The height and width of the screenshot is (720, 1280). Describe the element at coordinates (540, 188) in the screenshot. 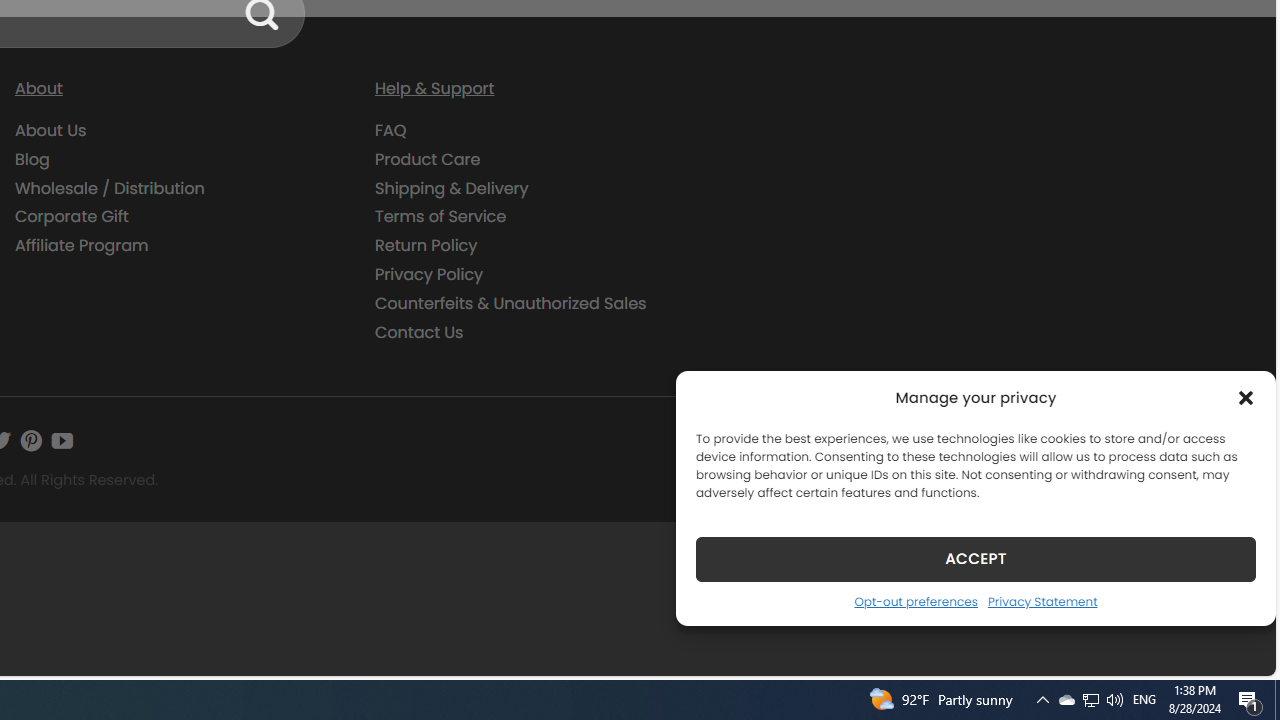

I see `'Shipping & Delivery'` at that location.